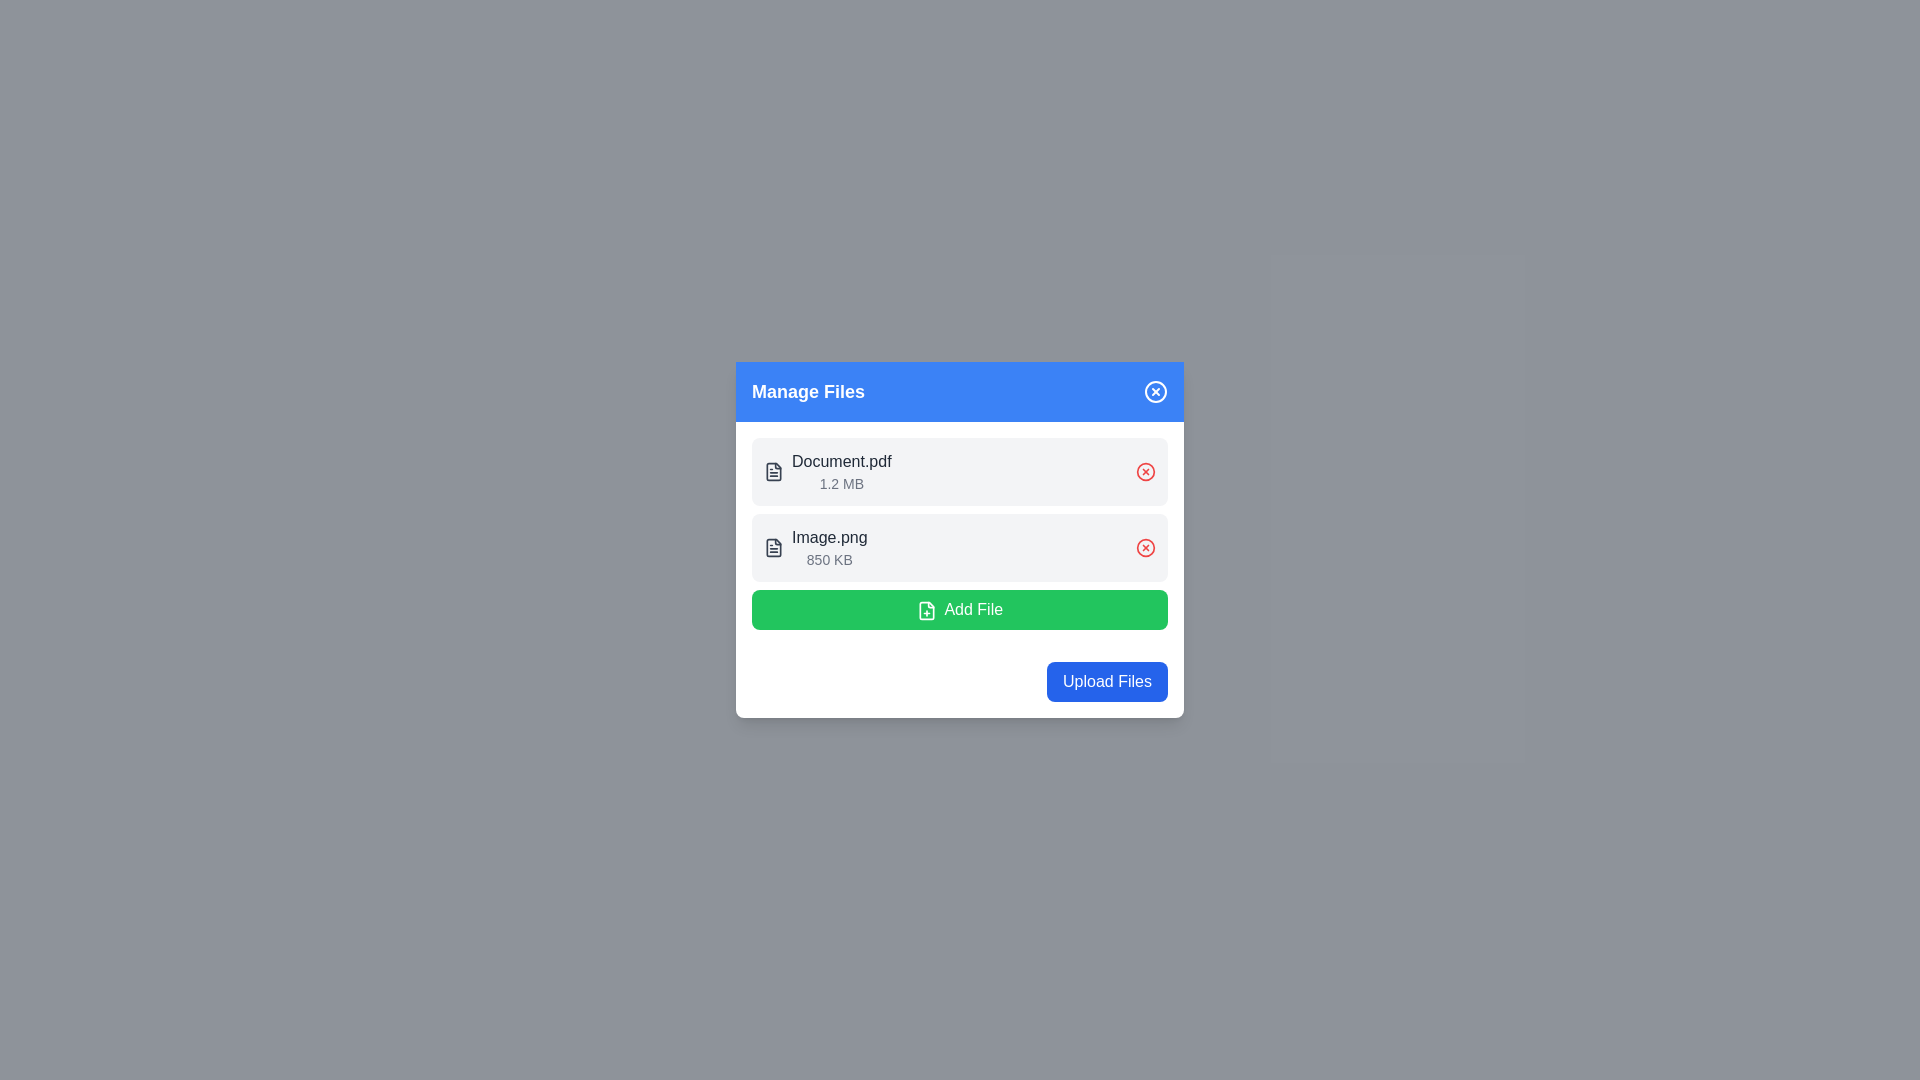  Describe the element at coordinates (960, 608) in the screenshot. I see `the green 'Add File' button with a document icon` at that location.